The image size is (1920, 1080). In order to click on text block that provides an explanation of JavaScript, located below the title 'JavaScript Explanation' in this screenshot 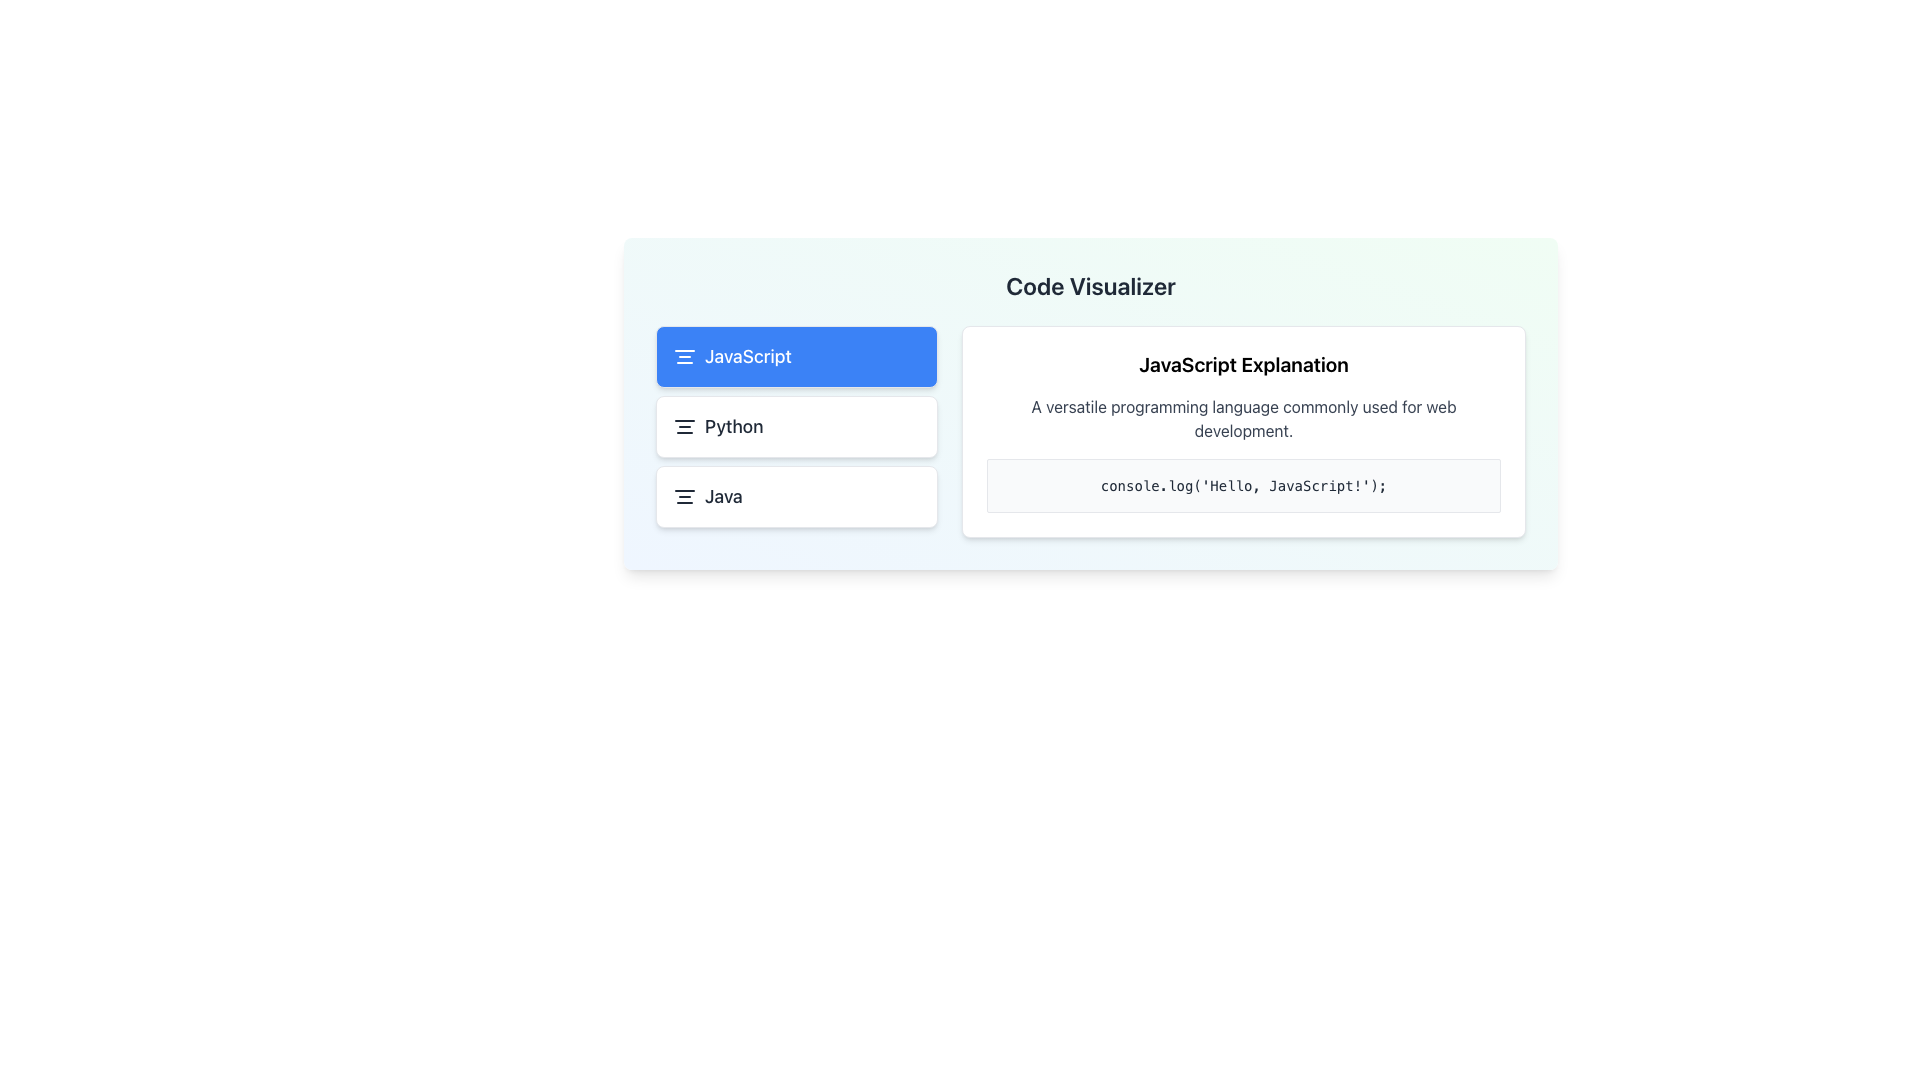, I will do `click(1242, 418)`.